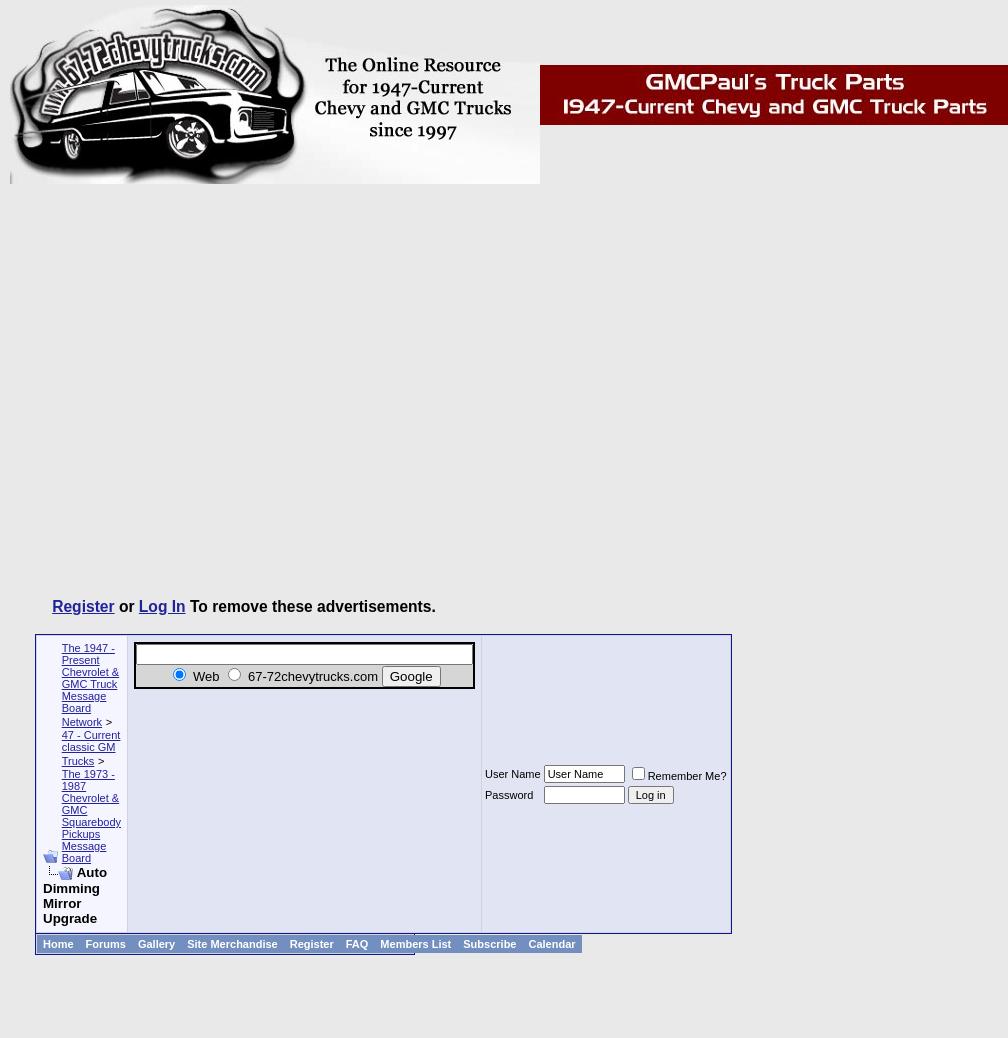 The width and height of the screenshot is (1008, 1038). Describe the element at coordinates (489, 943) in the screenshot. I see `'Subscribe'` at that location.